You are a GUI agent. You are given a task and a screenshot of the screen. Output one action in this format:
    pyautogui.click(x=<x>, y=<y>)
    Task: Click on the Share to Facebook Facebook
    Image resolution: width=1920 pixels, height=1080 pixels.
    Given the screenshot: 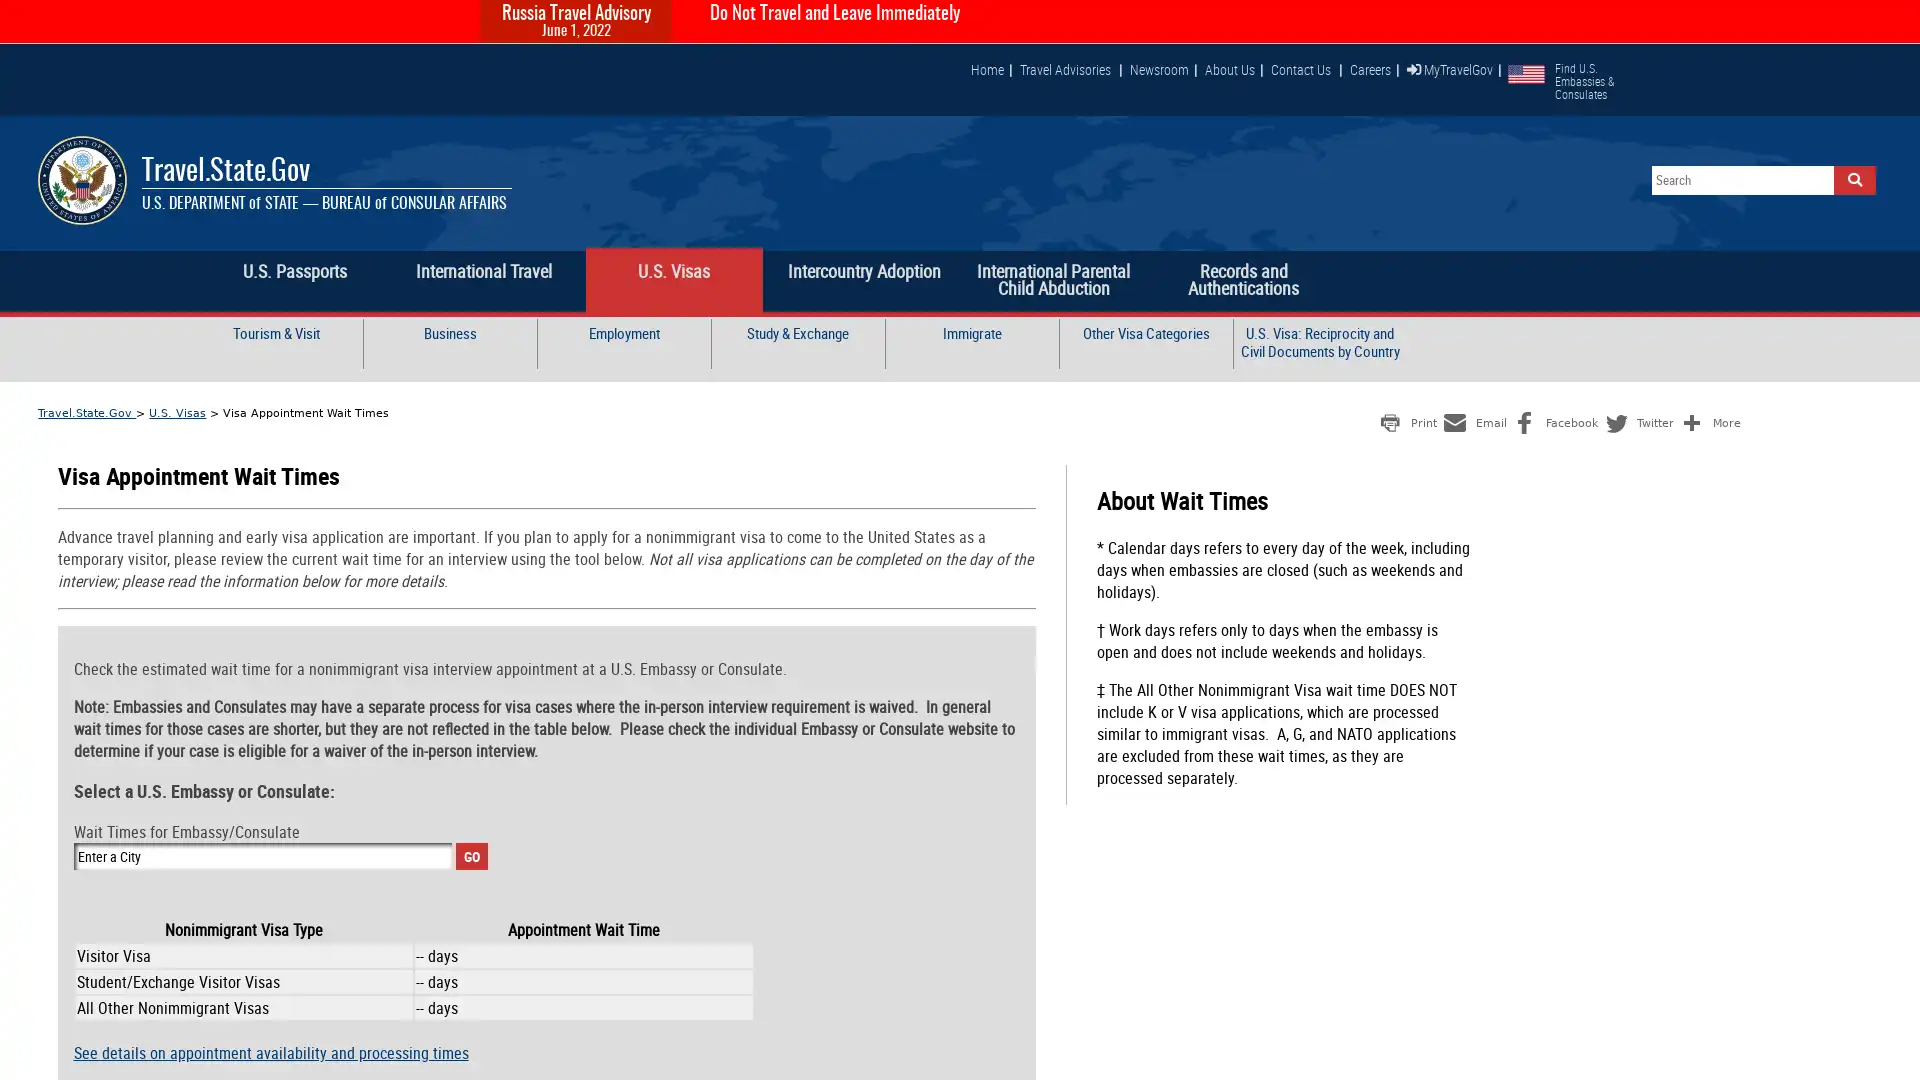 What is the action you would take?
    pyautogui.click(x=1553, y=420)
    